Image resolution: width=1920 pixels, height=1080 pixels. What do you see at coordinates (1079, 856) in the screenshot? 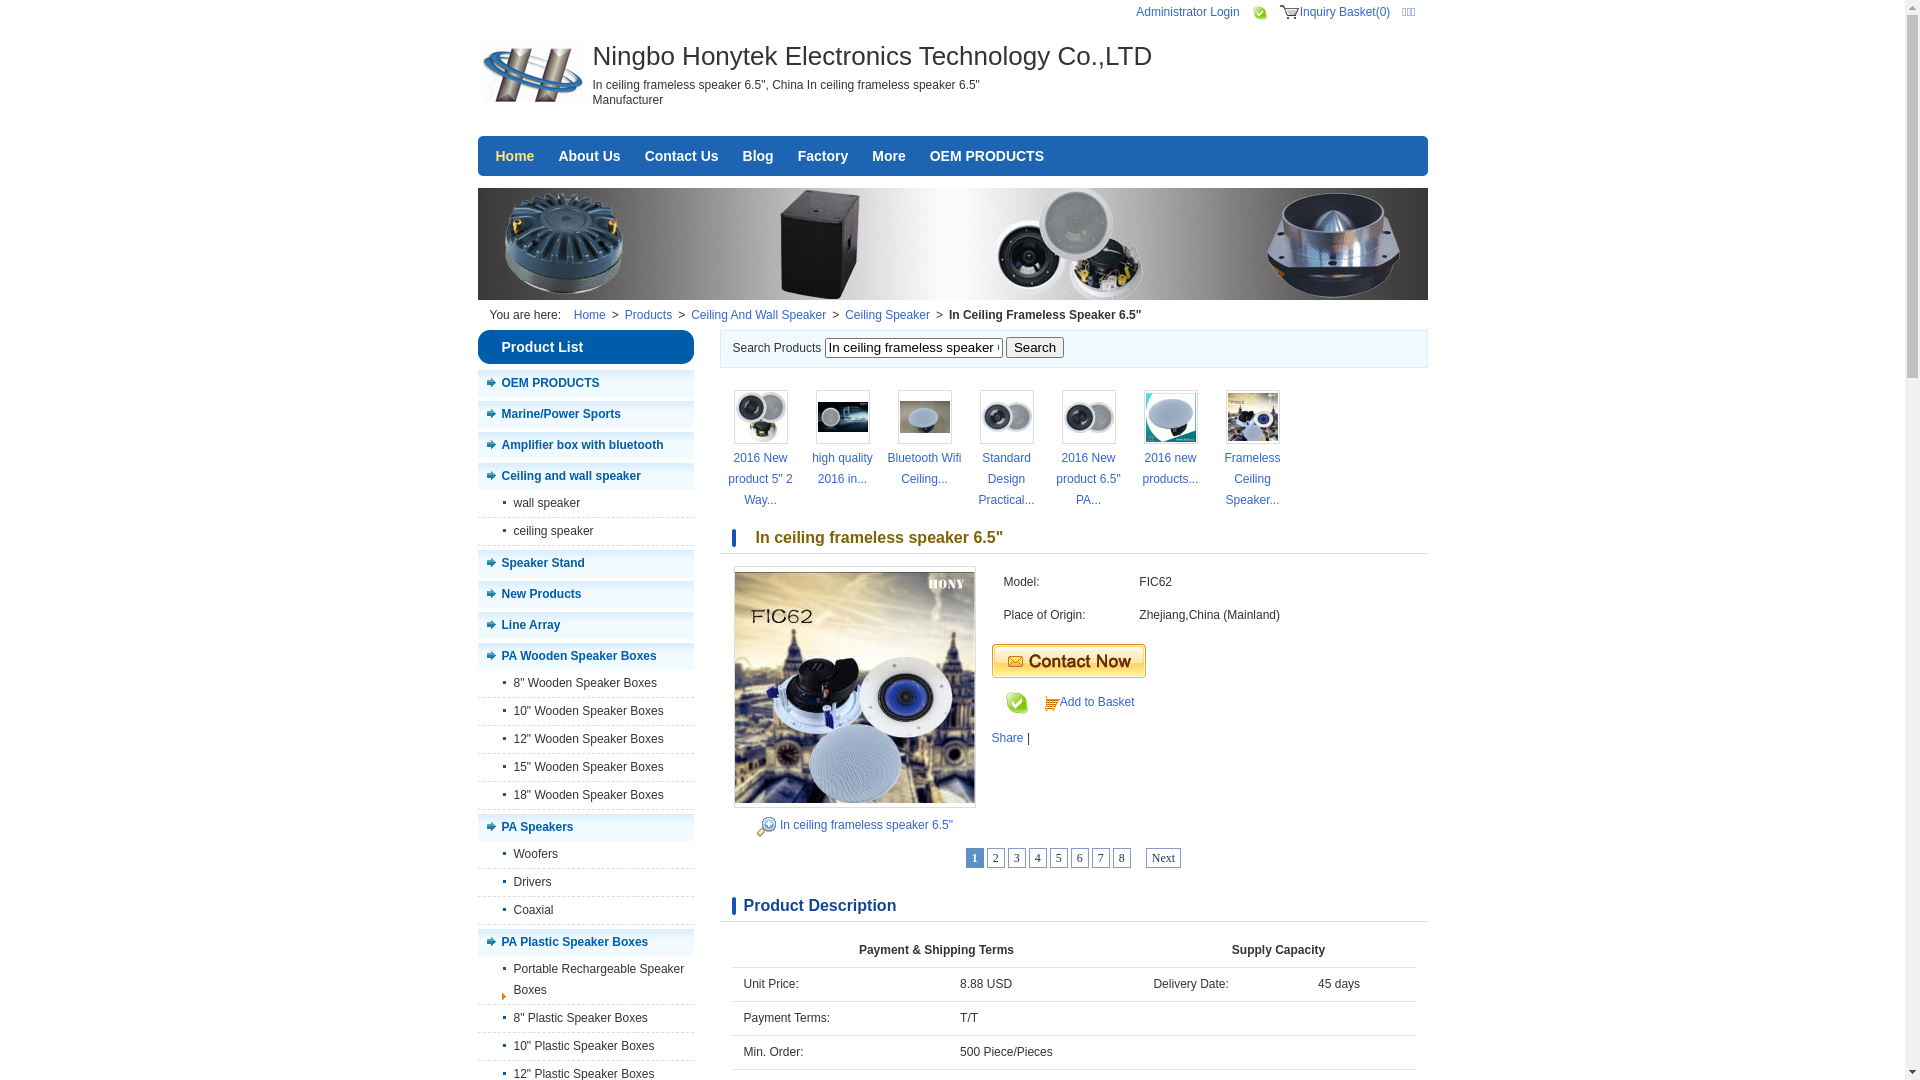
I see `'6'` at bounding box center [1079, 856].